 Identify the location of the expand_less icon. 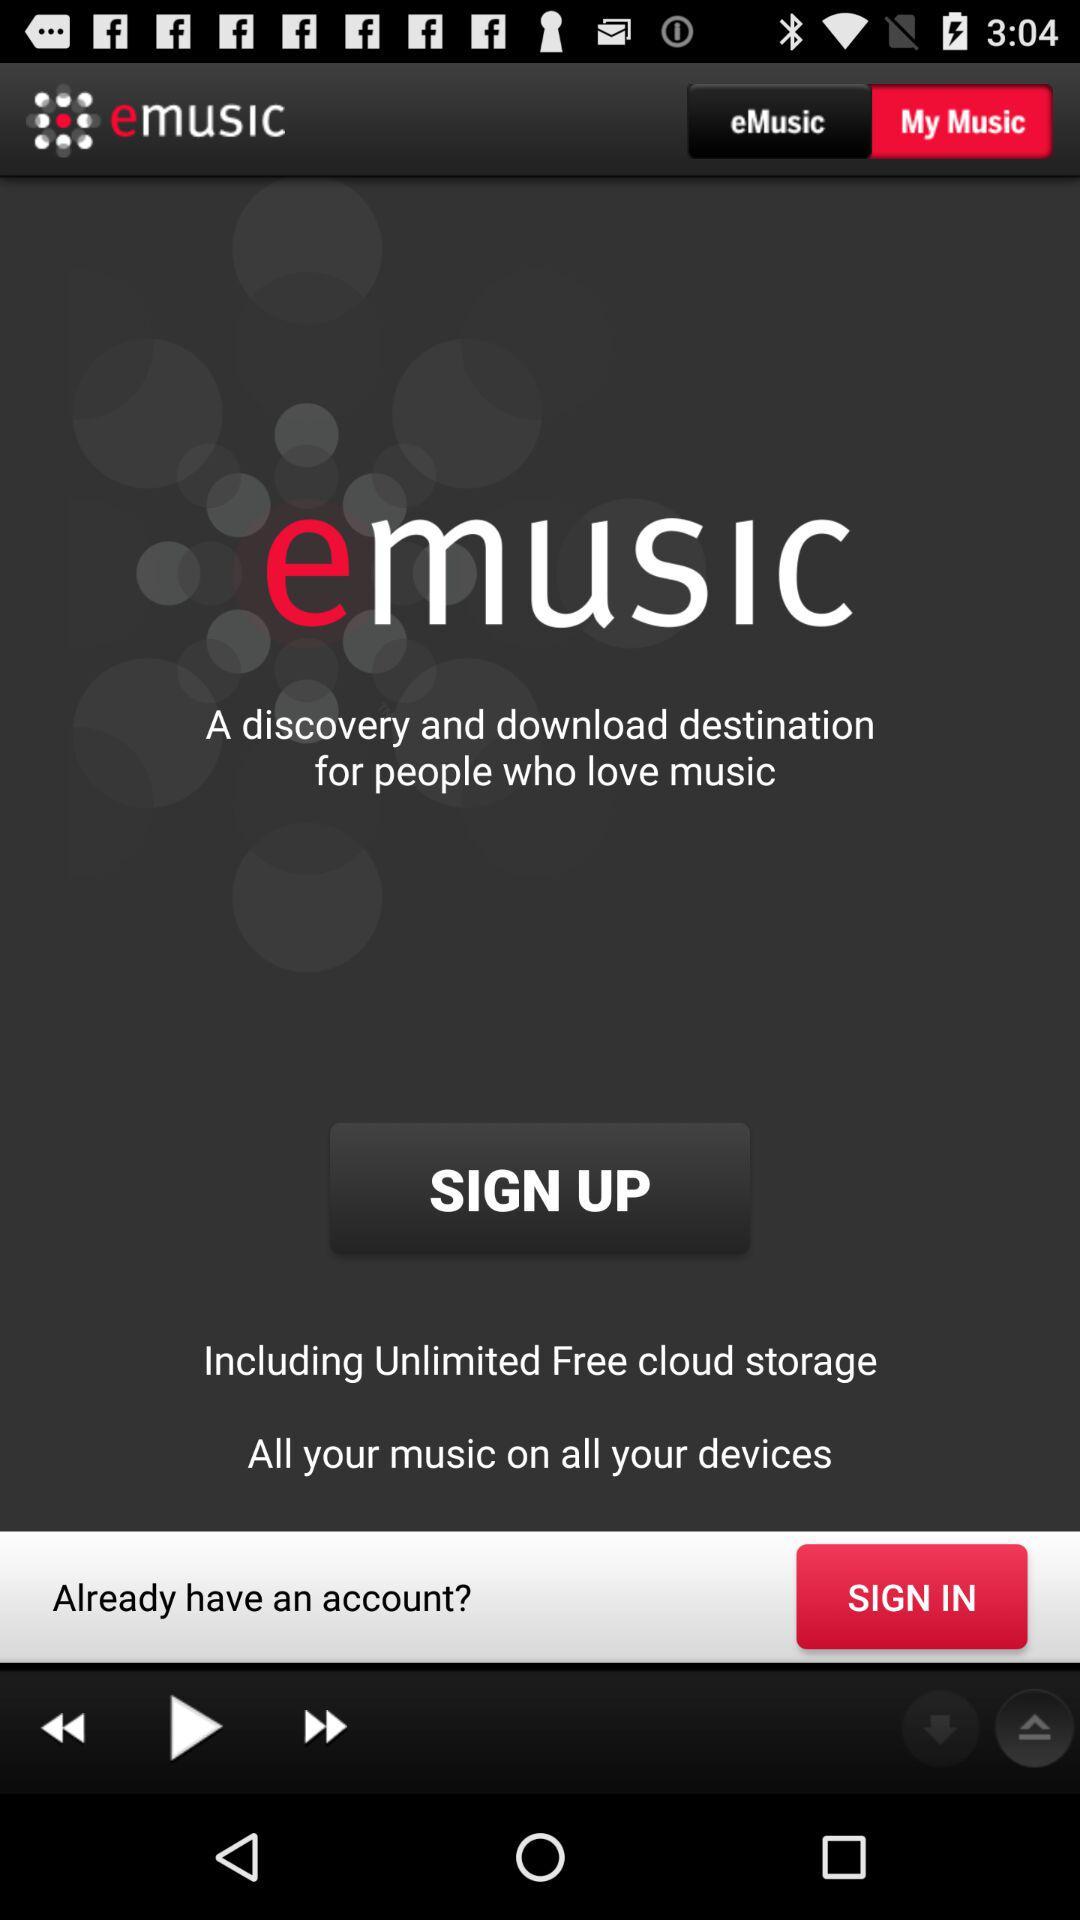
(1034, 1849).